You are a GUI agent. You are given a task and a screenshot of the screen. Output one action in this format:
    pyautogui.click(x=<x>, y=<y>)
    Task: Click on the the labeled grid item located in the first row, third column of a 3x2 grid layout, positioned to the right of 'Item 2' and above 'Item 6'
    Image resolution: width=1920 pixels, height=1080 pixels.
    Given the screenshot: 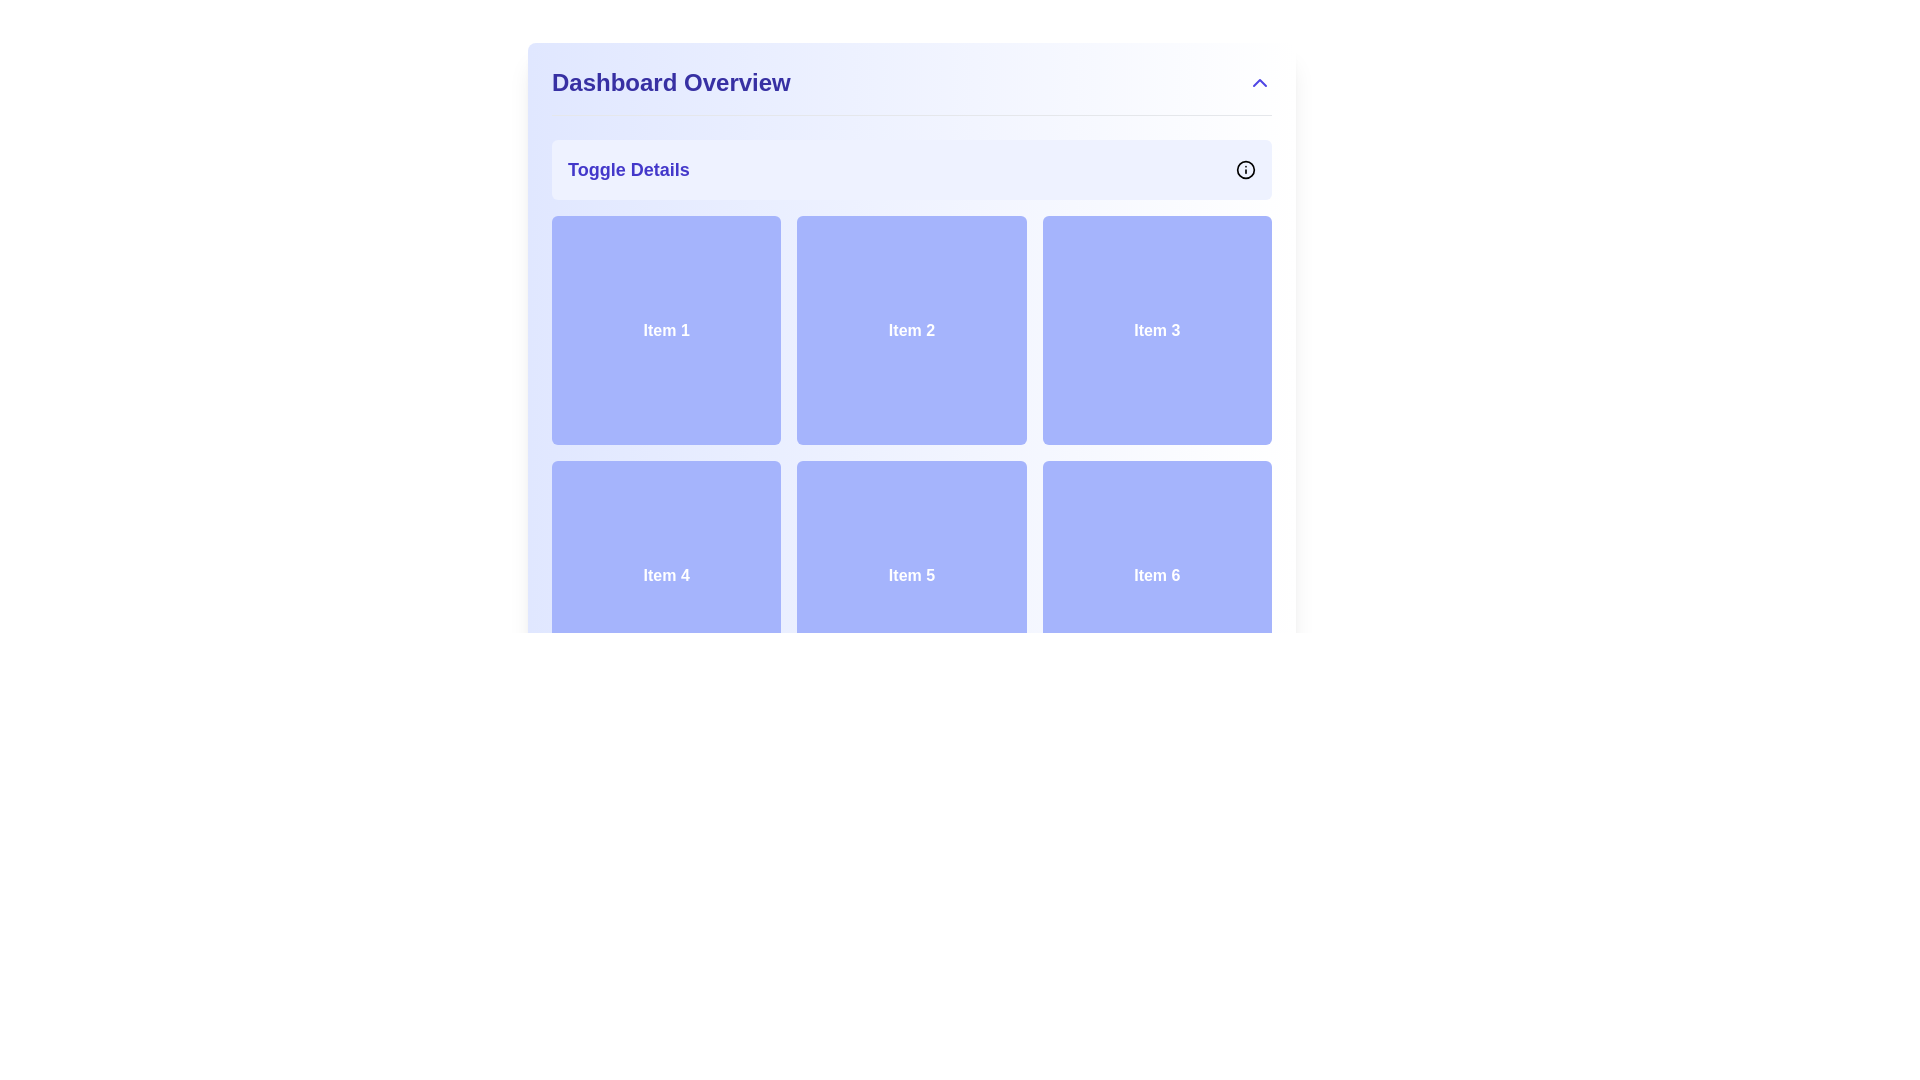 What is the action you would take?
    pyautogui.click(x=1157, y=329)
    